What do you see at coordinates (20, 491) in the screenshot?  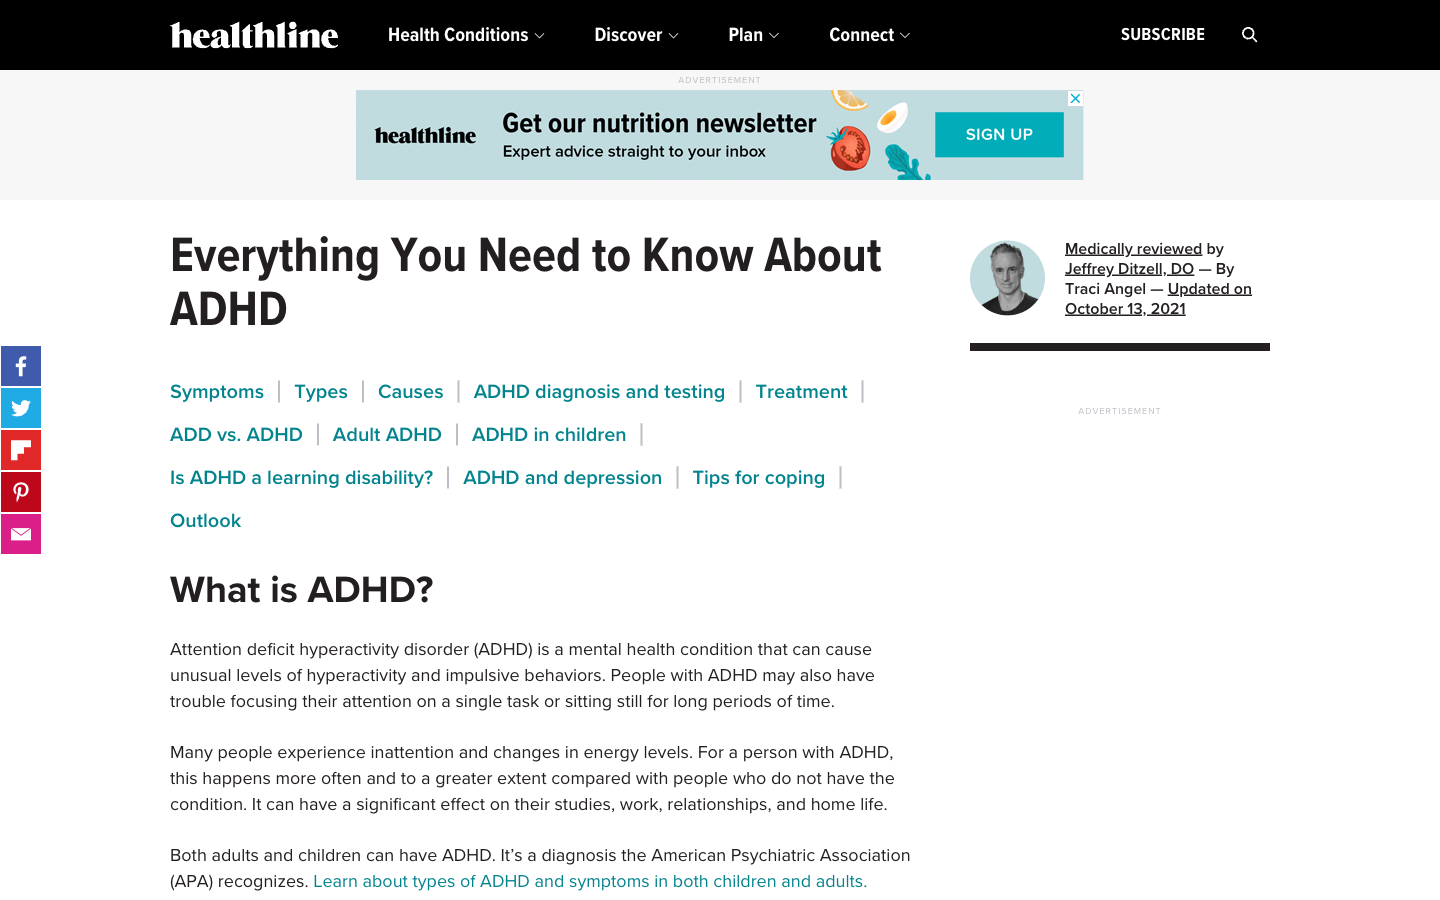 I see `share on Pinterest feature` at bounding box center [20, 491].